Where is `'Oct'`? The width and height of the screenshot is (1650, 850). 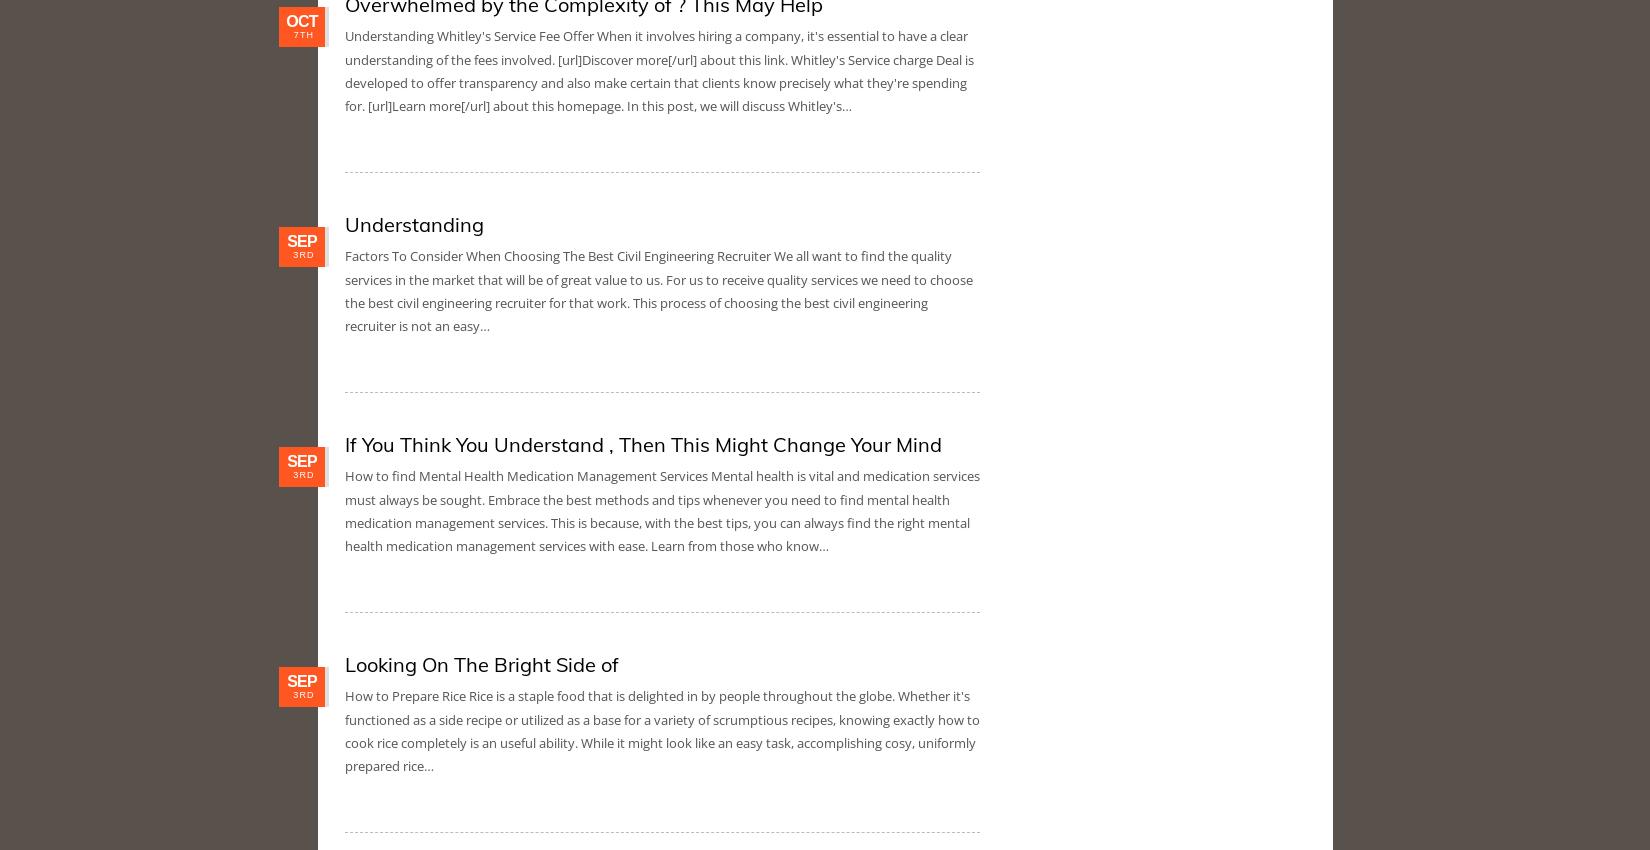
'Oct' is located at coordinates (301, 20).